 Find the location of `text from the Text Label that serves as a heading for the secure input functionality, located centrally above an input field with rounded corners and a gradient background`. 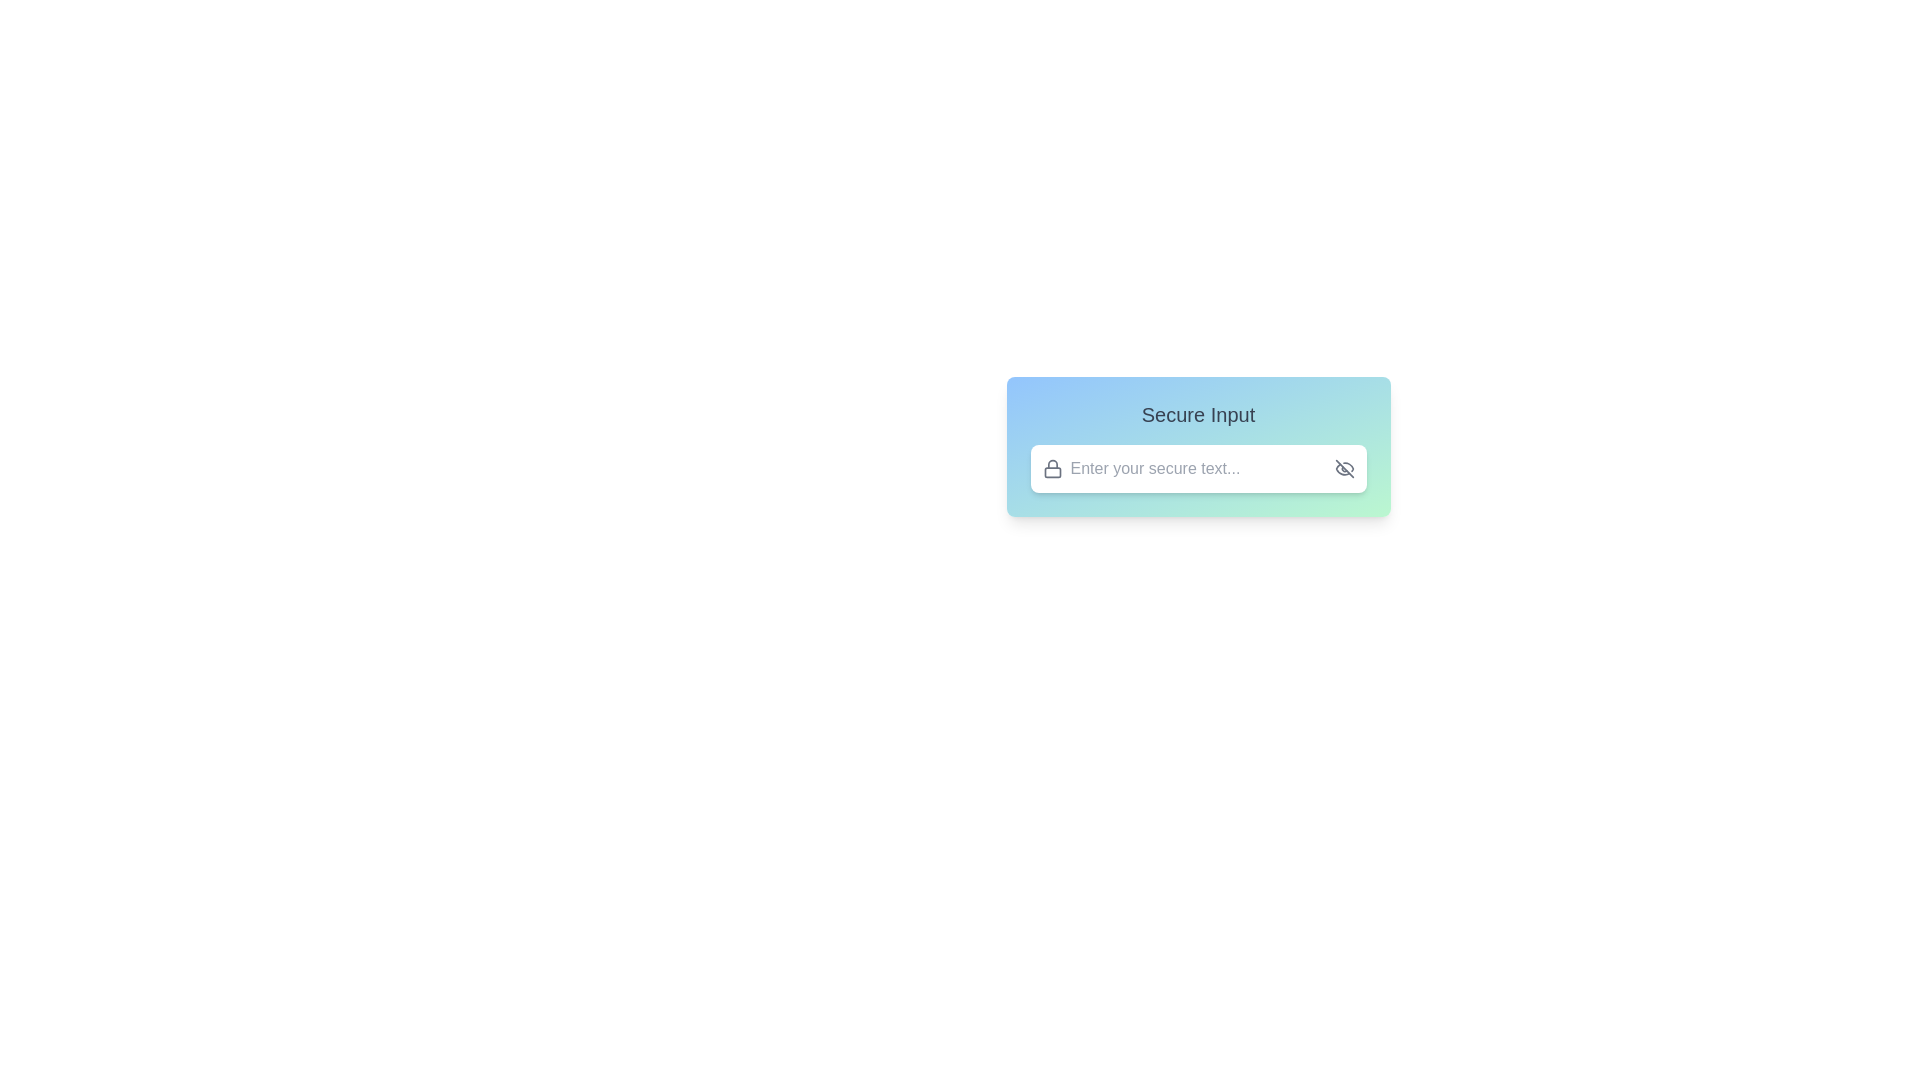

text from the Text Label that serves as a heading for the secure input functionality, located centrally above an input field with rounded corners and a gradient background is located at coordinates (1198, 414).